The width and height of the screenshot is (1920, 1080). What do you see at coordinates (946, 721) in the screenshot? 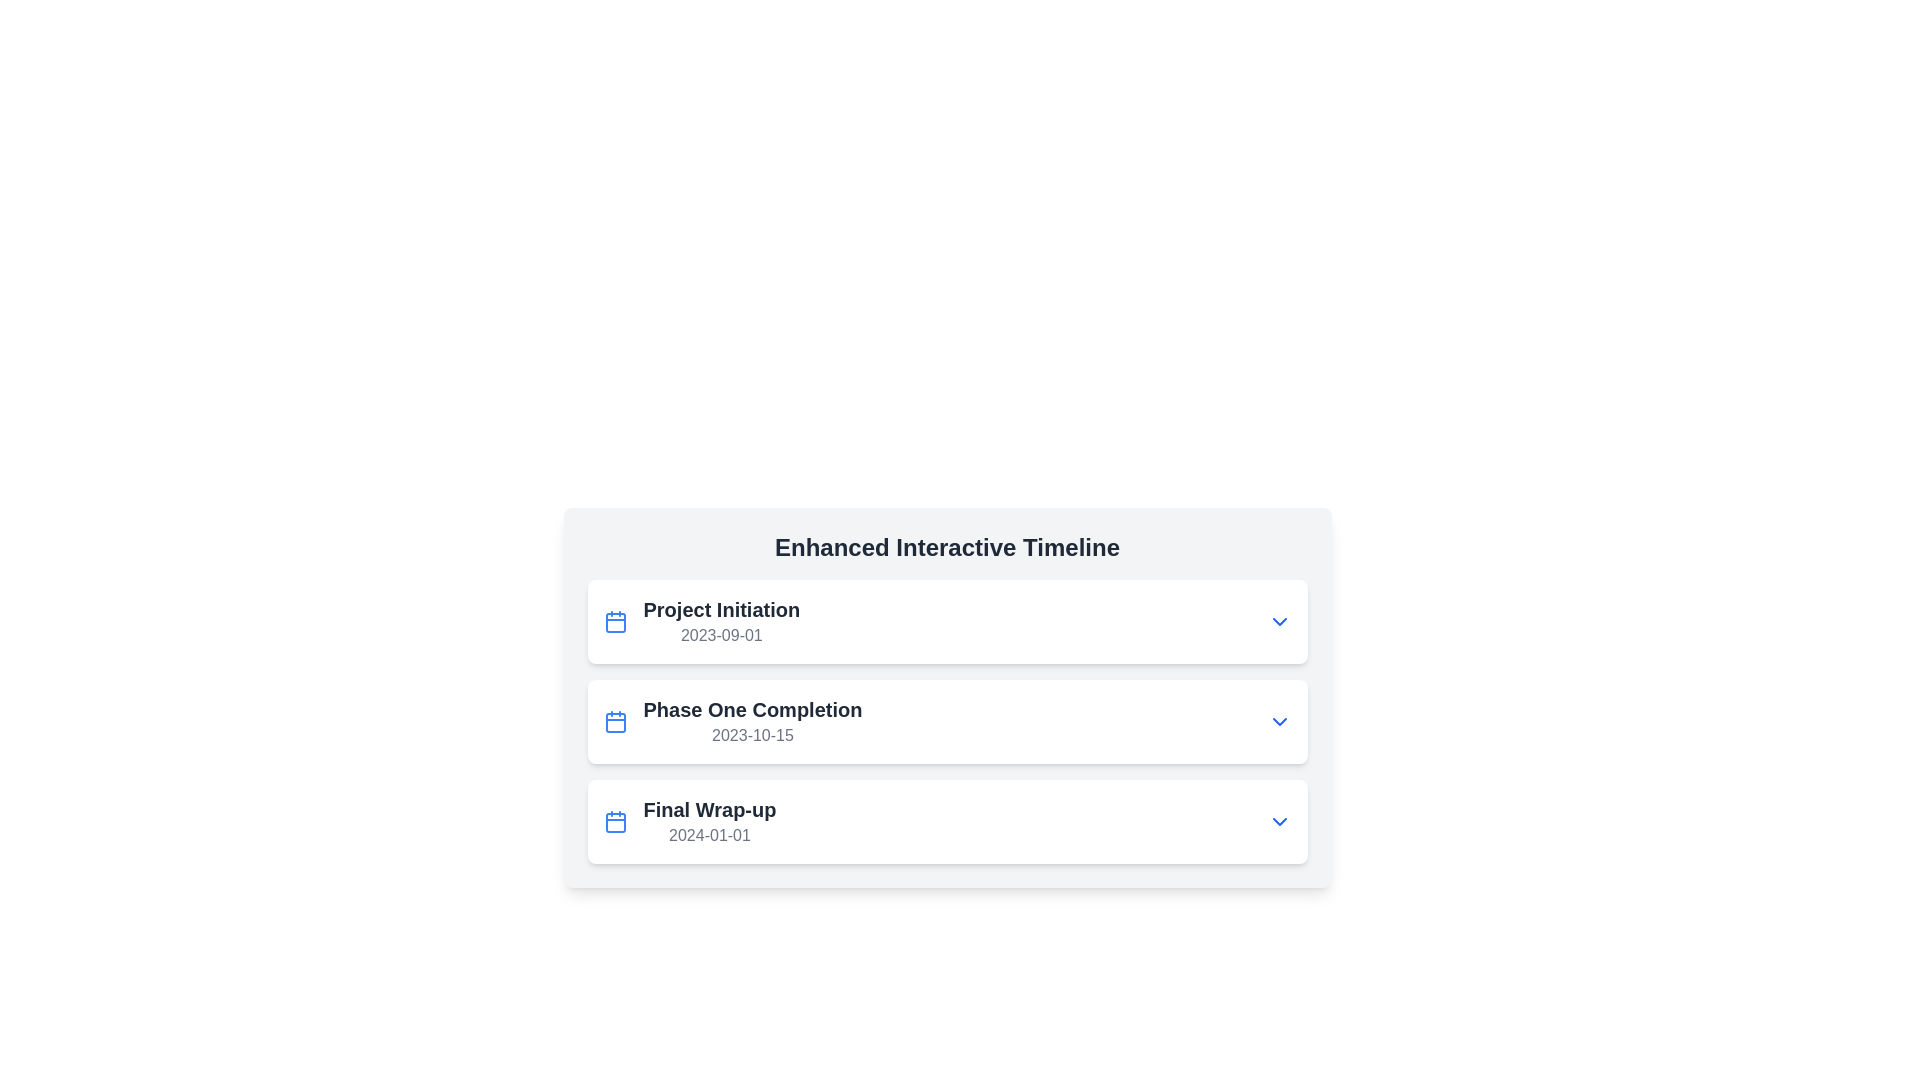
I see `the composite UI element displaying 'Phase One Completion' with the date '2023-10-15' and a drop-down arrow` at bounding box center [946, 721].